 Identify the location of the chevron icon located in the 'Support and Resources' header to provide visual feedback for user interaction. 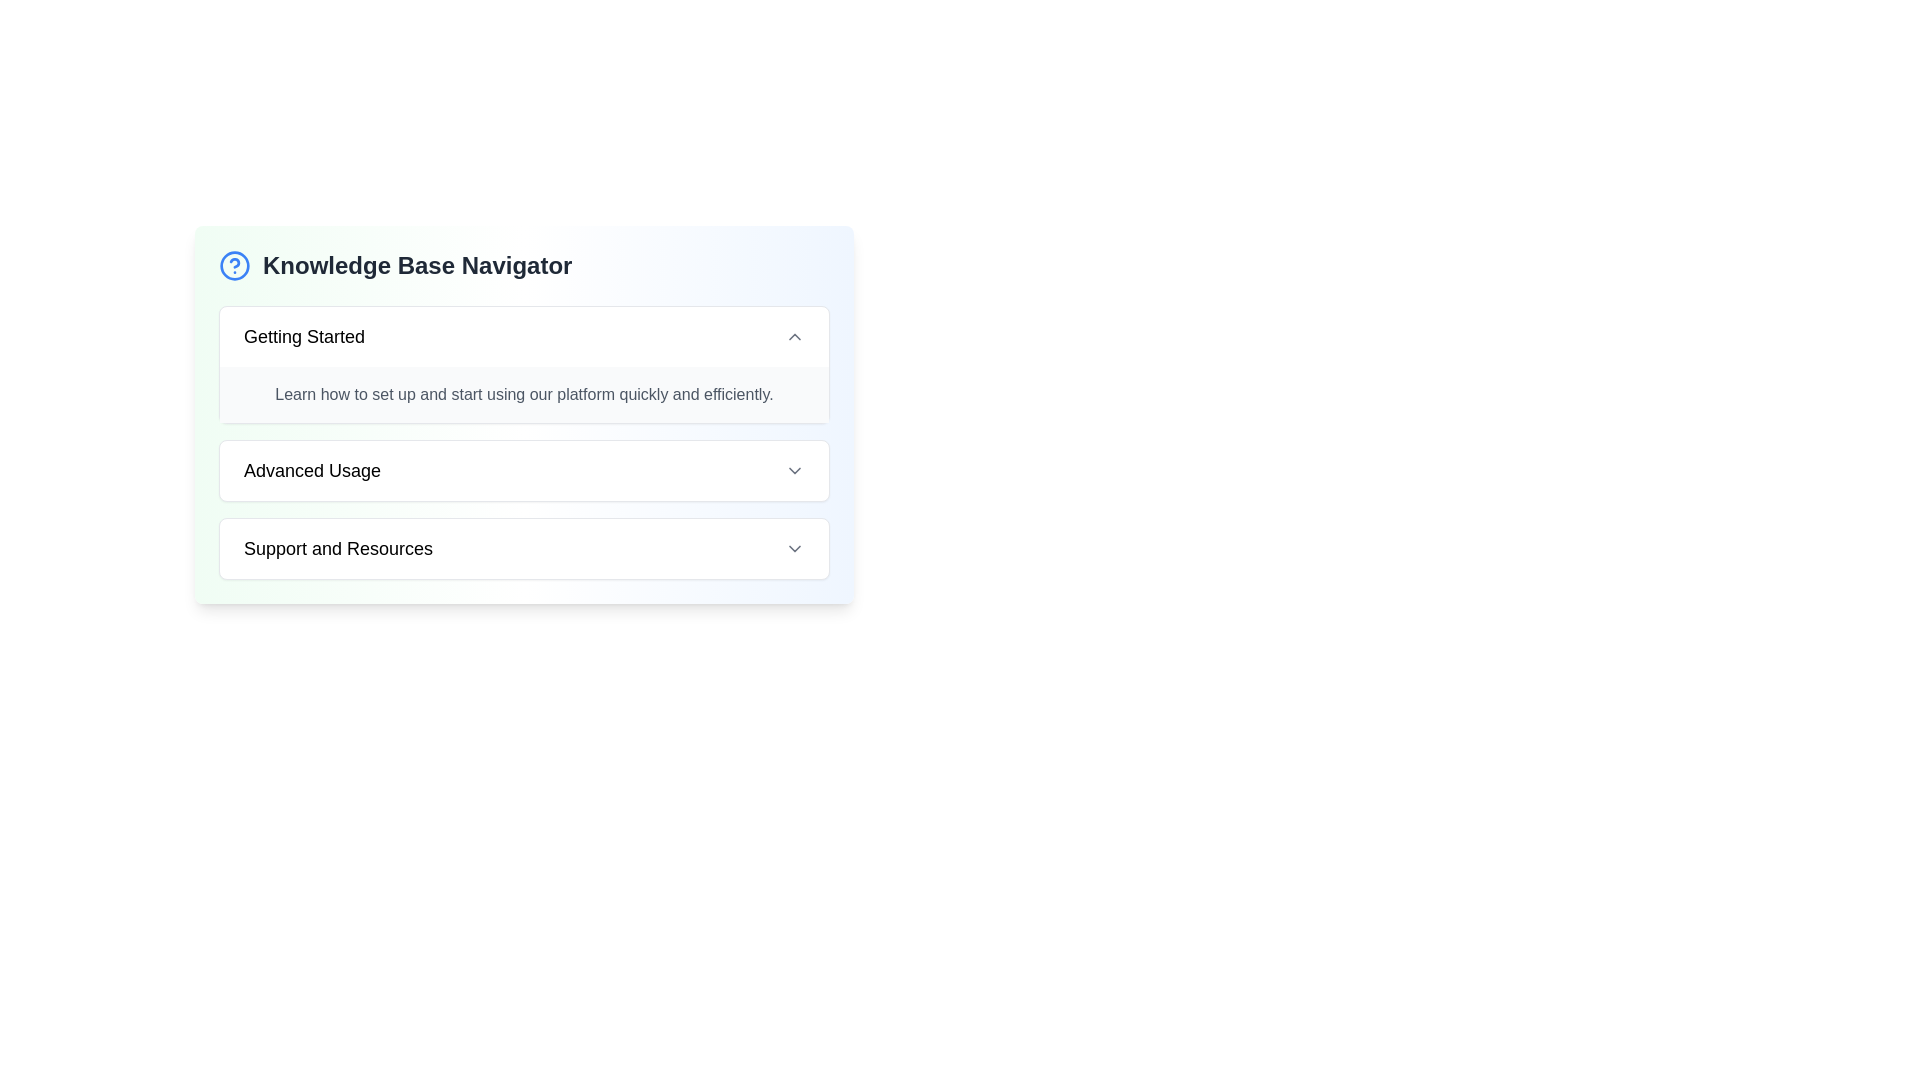
(794, 548).